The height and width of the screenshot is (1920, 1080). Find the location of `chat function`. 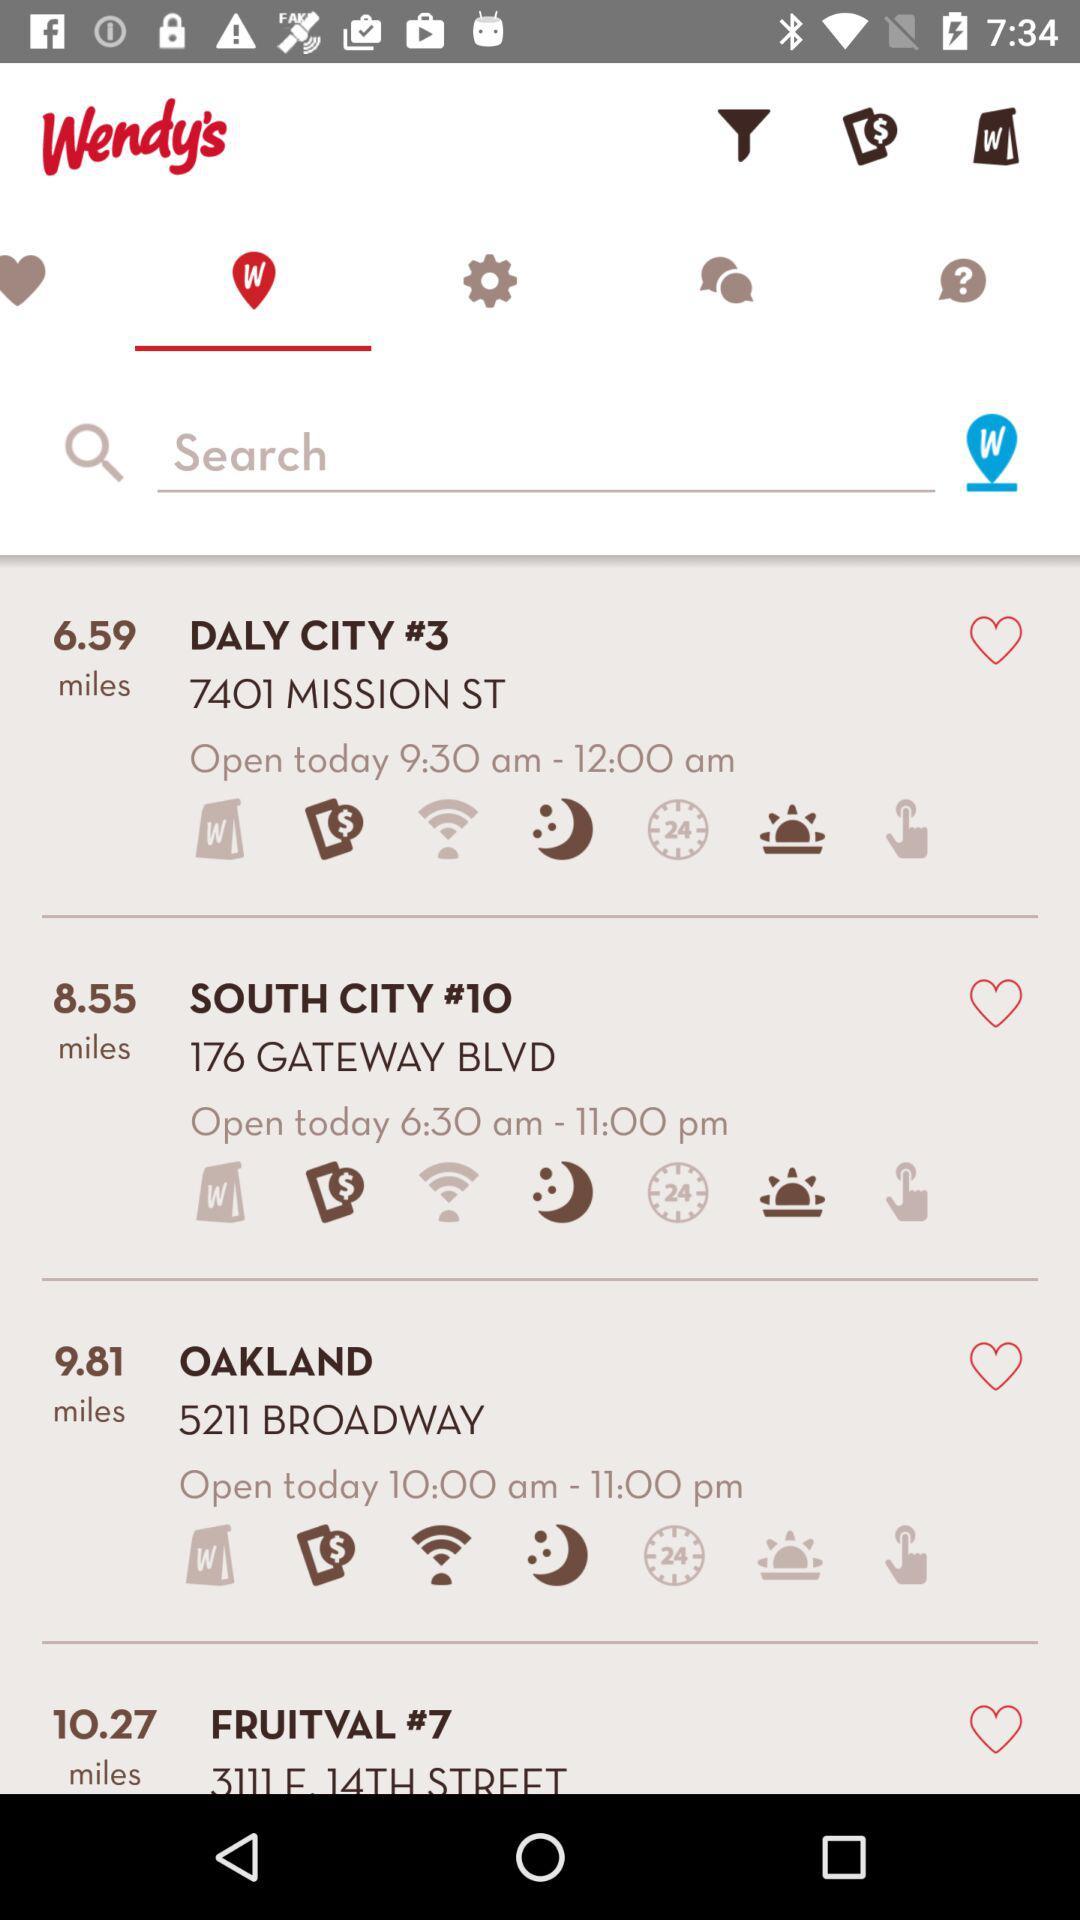

chat function is located at coordinates (725, 279).